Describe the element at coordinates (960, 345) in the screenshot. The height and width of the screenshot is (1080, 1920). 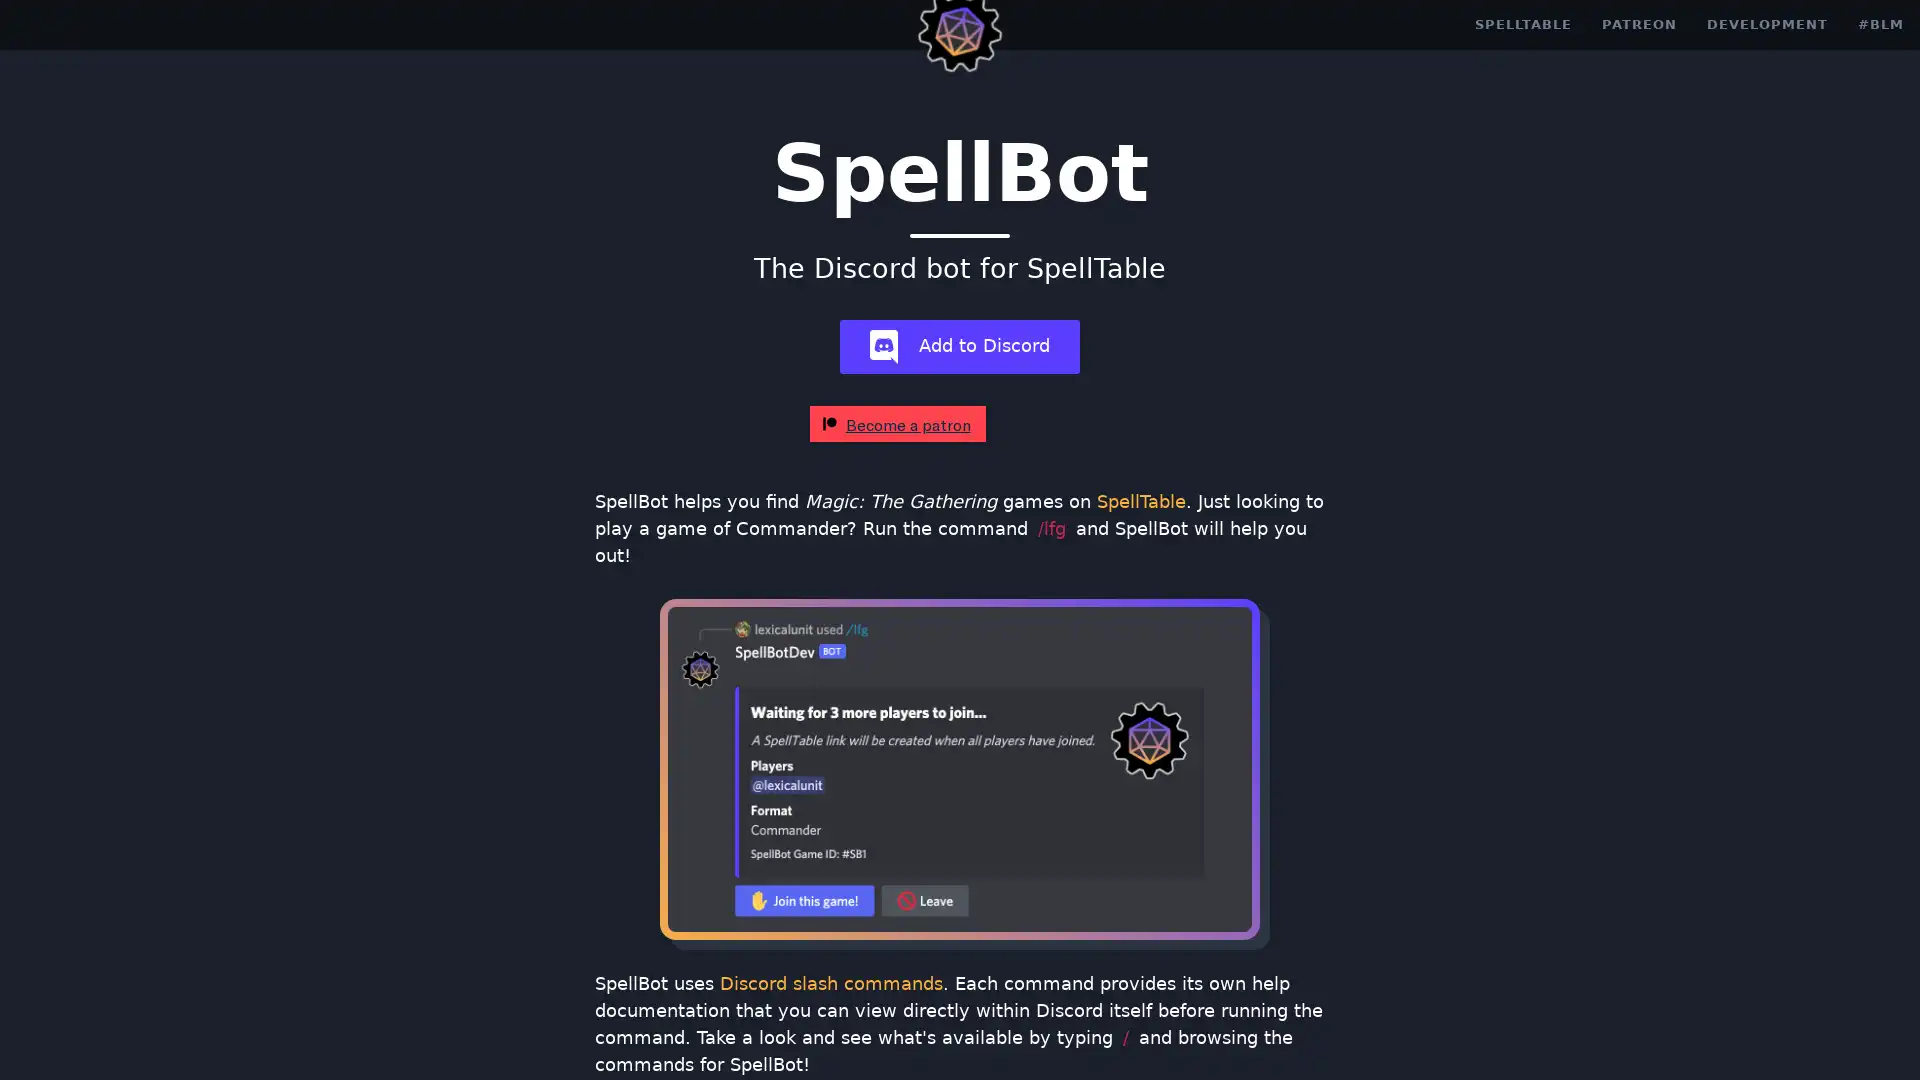
I see `add-bot Add to Discord` at that location.